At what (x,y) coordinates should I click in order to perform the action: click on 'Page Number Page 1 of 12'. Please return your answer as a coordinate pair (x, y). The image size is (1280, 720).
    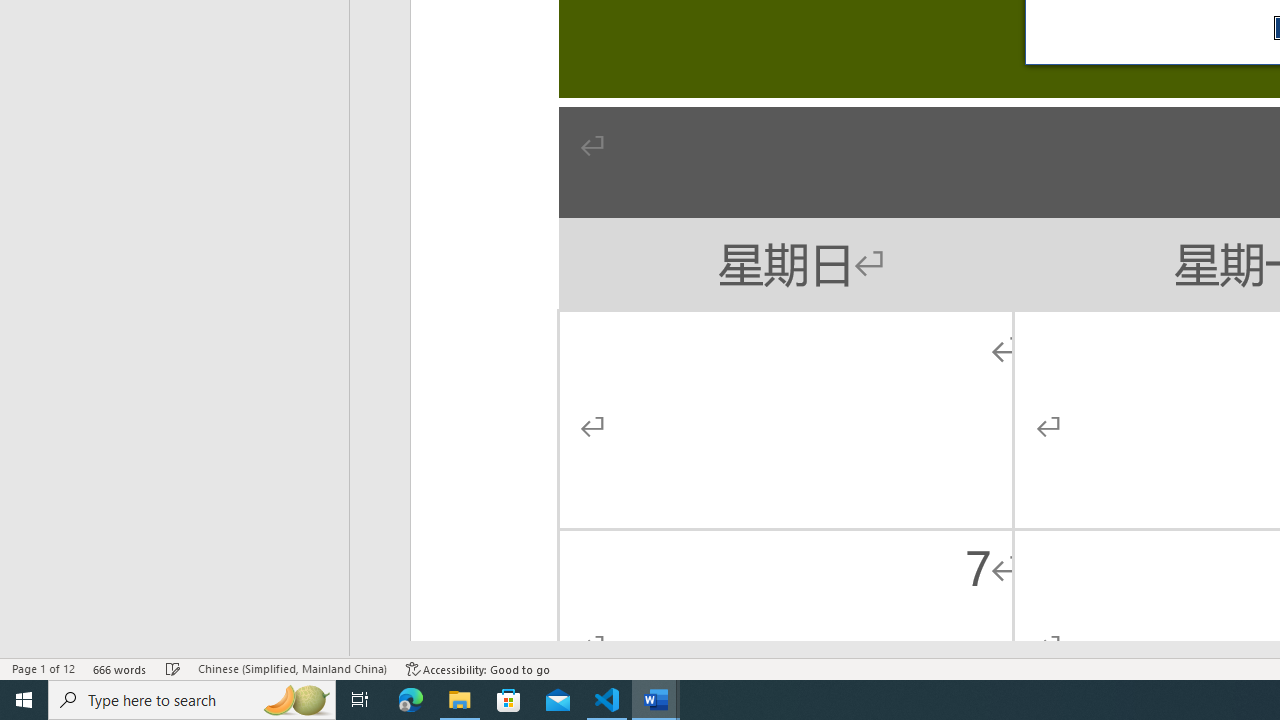
    Looking at the image, I should click on (43, 669).